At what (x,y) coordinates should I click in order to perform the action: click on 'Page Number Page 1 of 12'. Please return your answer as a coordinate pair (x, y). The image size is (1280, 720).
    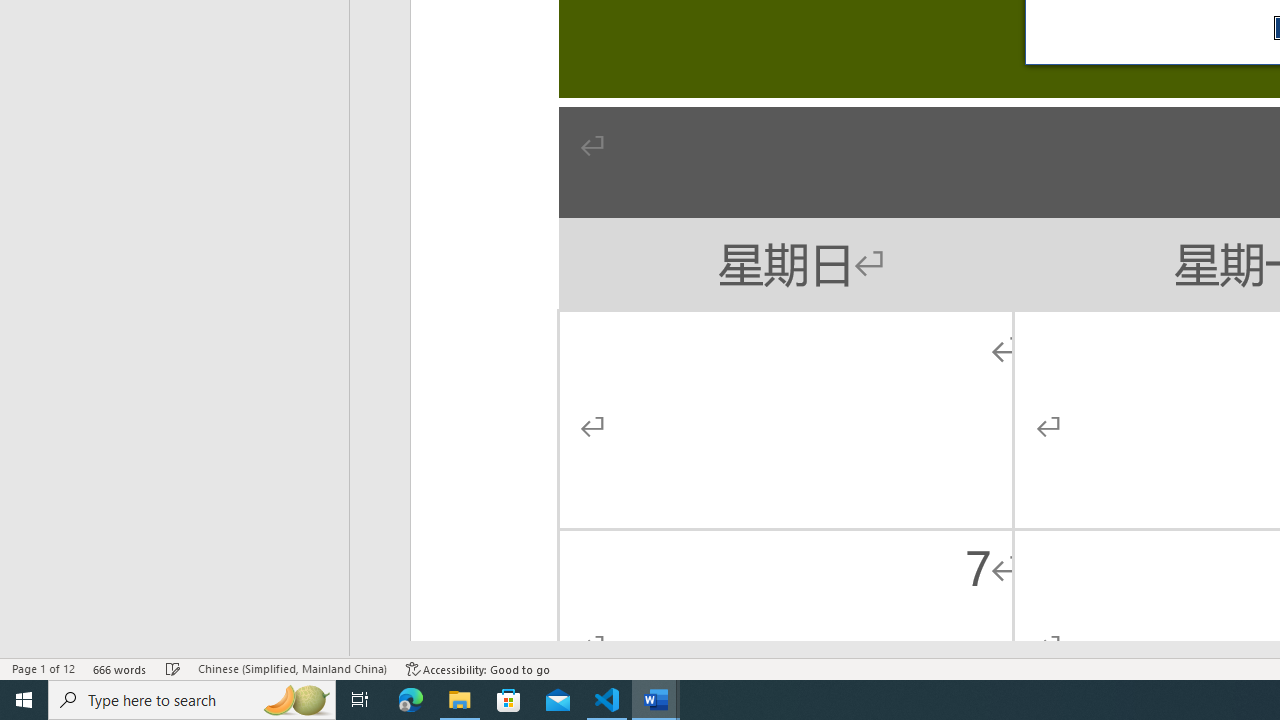
    Looking at the image, I should click on (43, 669).